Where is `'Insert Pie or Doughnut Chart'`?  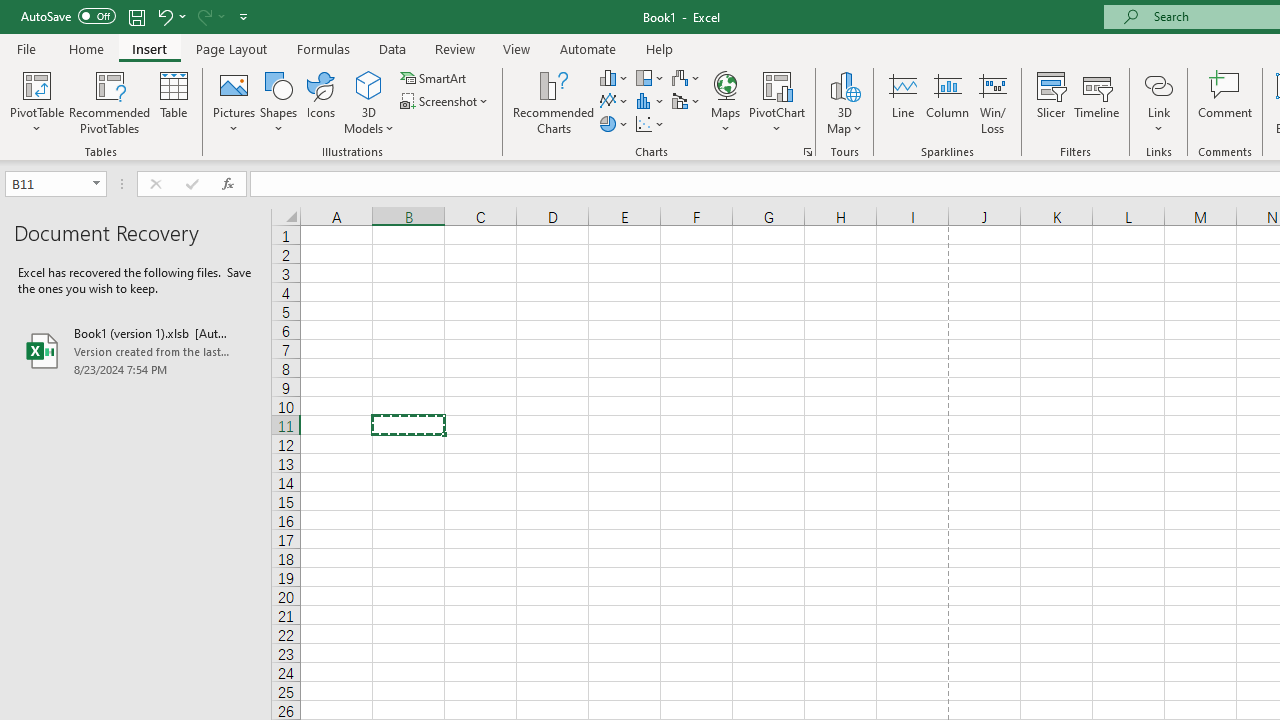 'Insert Pie or Doughnut Chart' is located at coordinates (614, 124).